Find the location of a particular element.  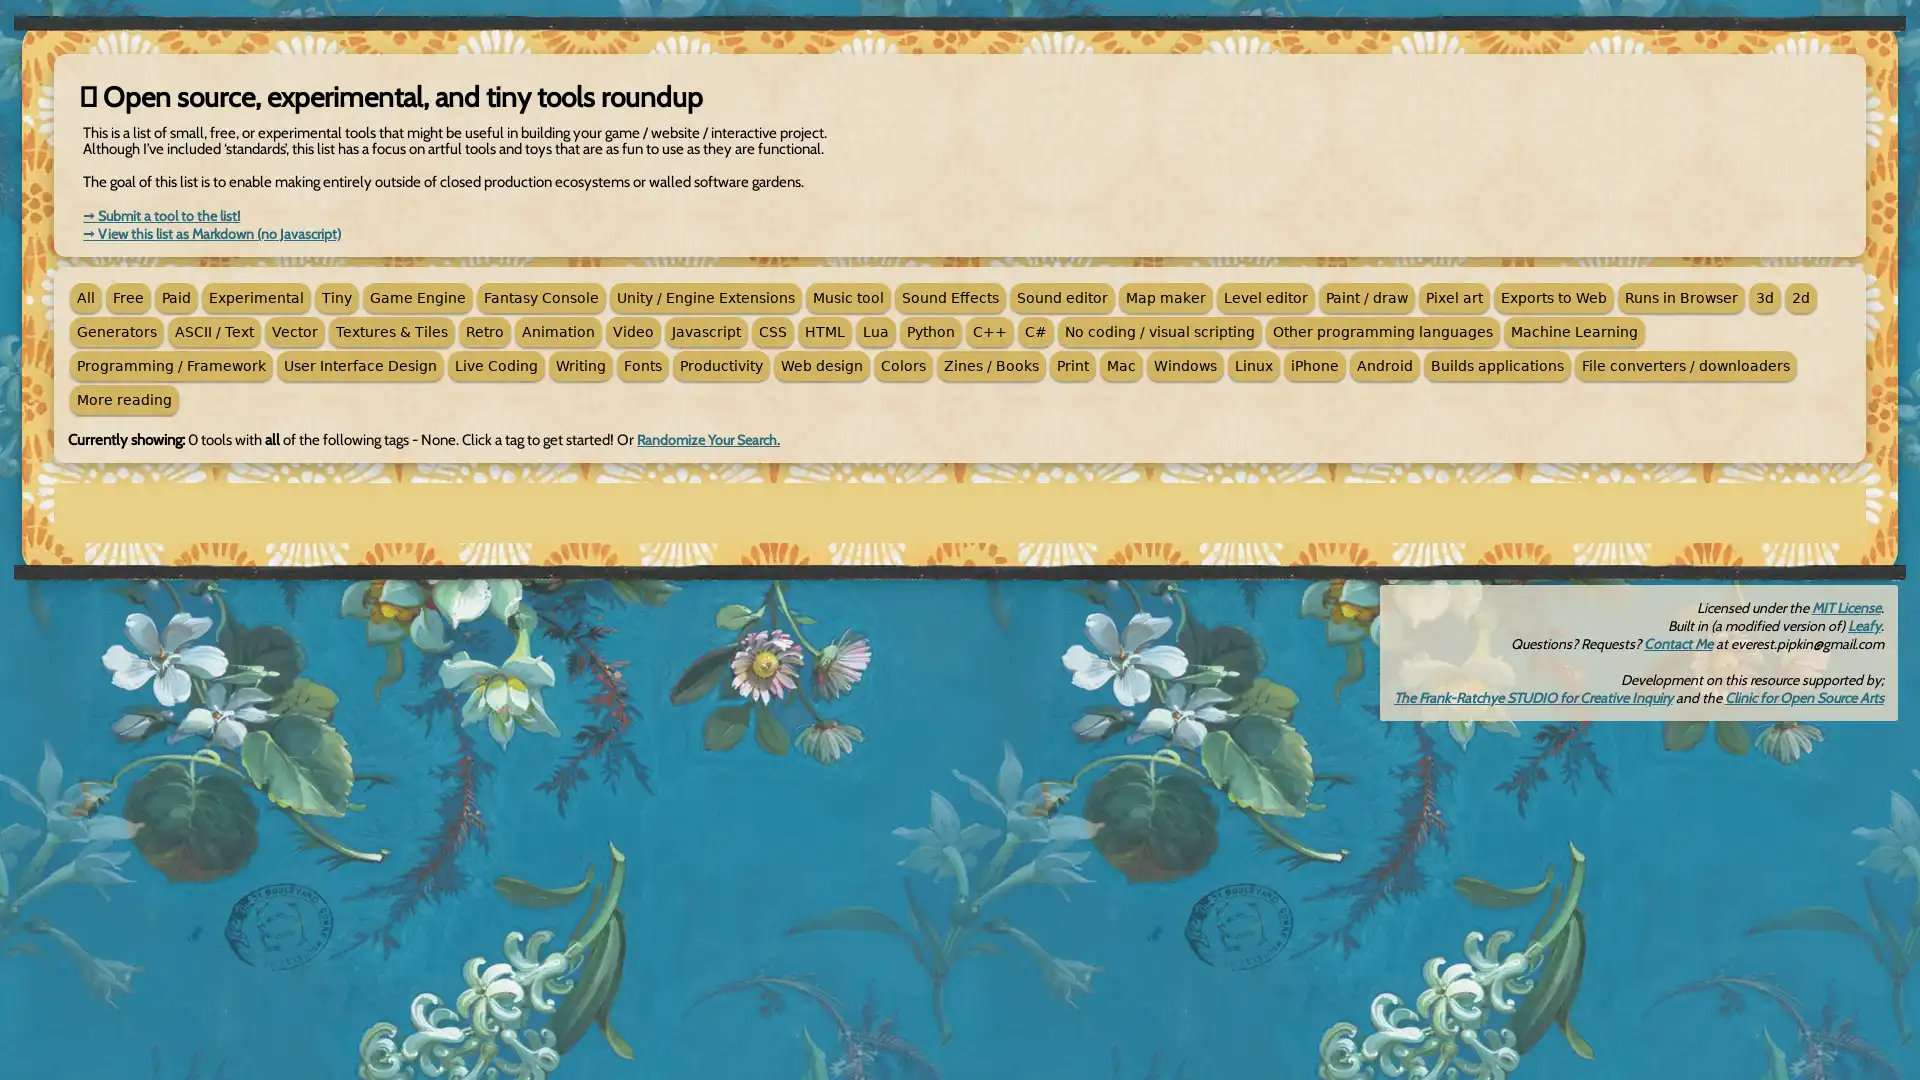

Animation is located at coordinates (558, 330).